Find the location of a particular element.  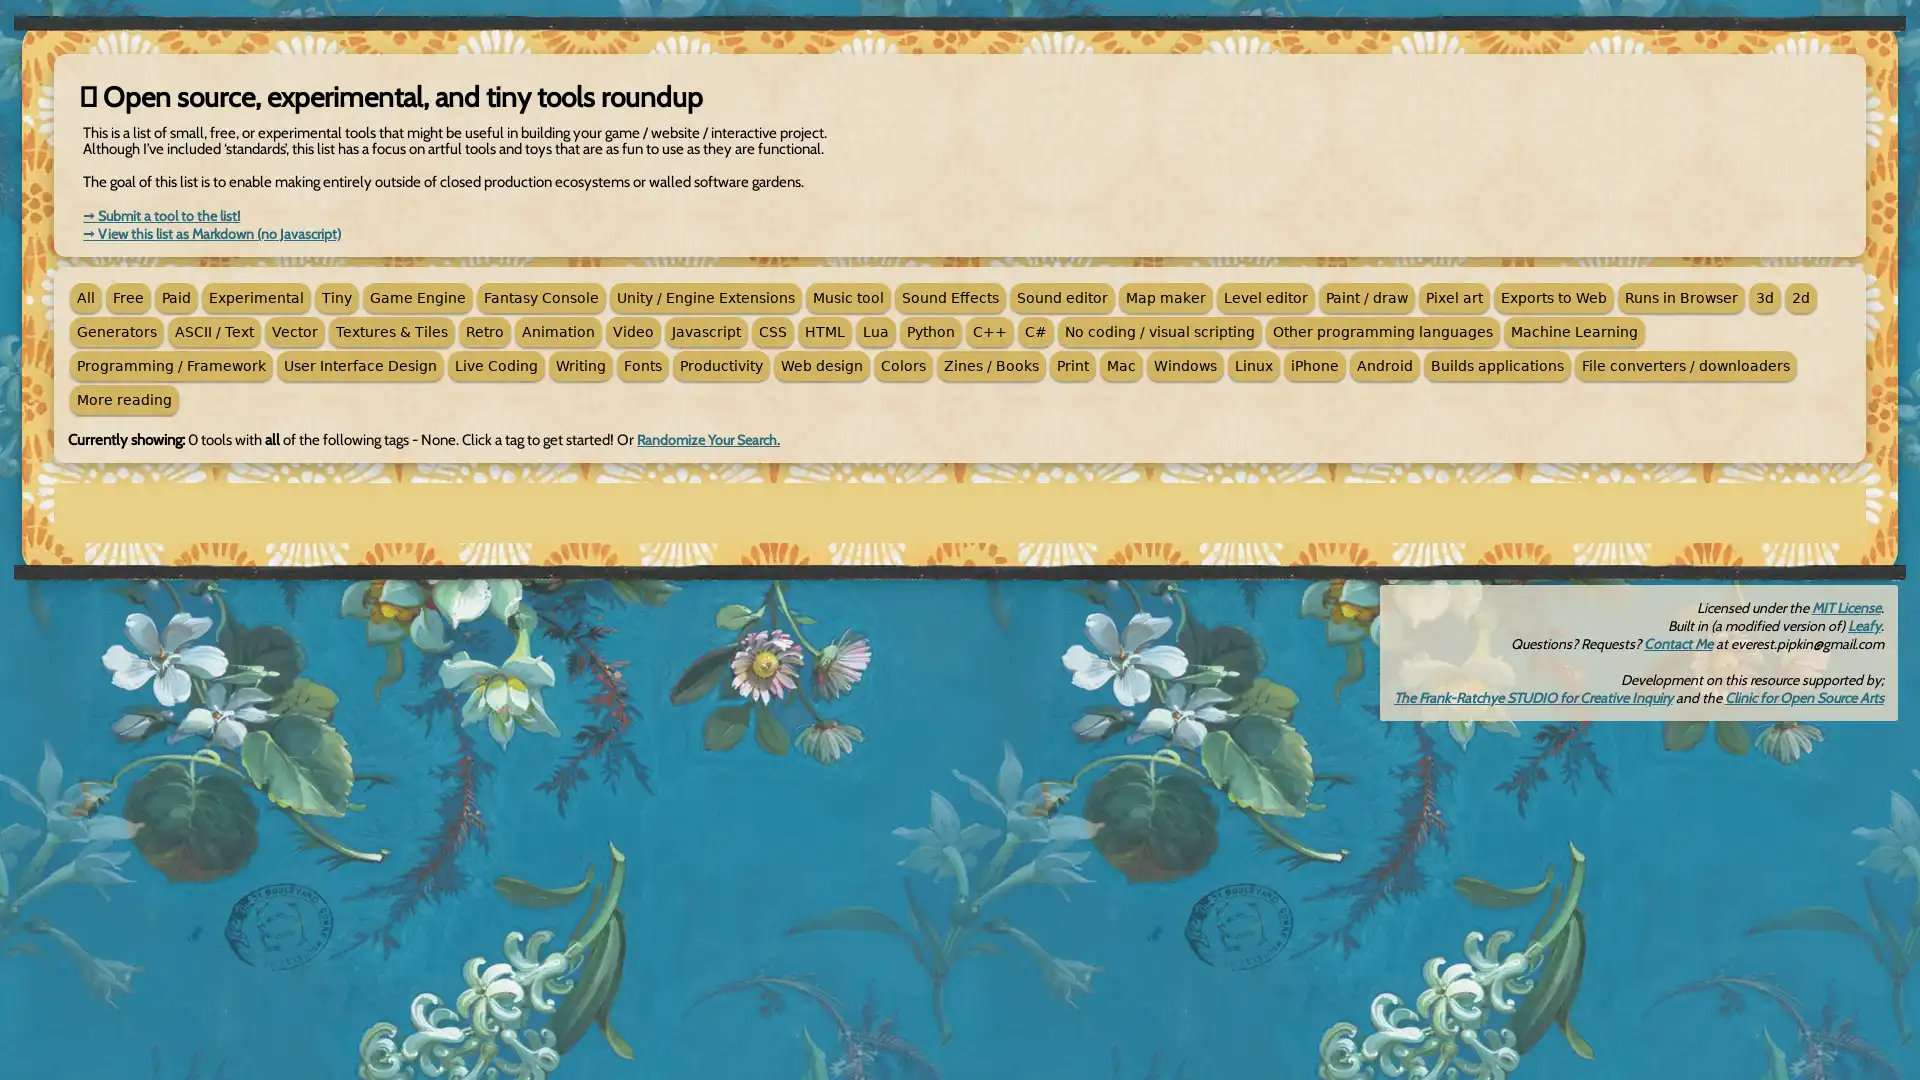

Animation is located at coordinates (558, 330).